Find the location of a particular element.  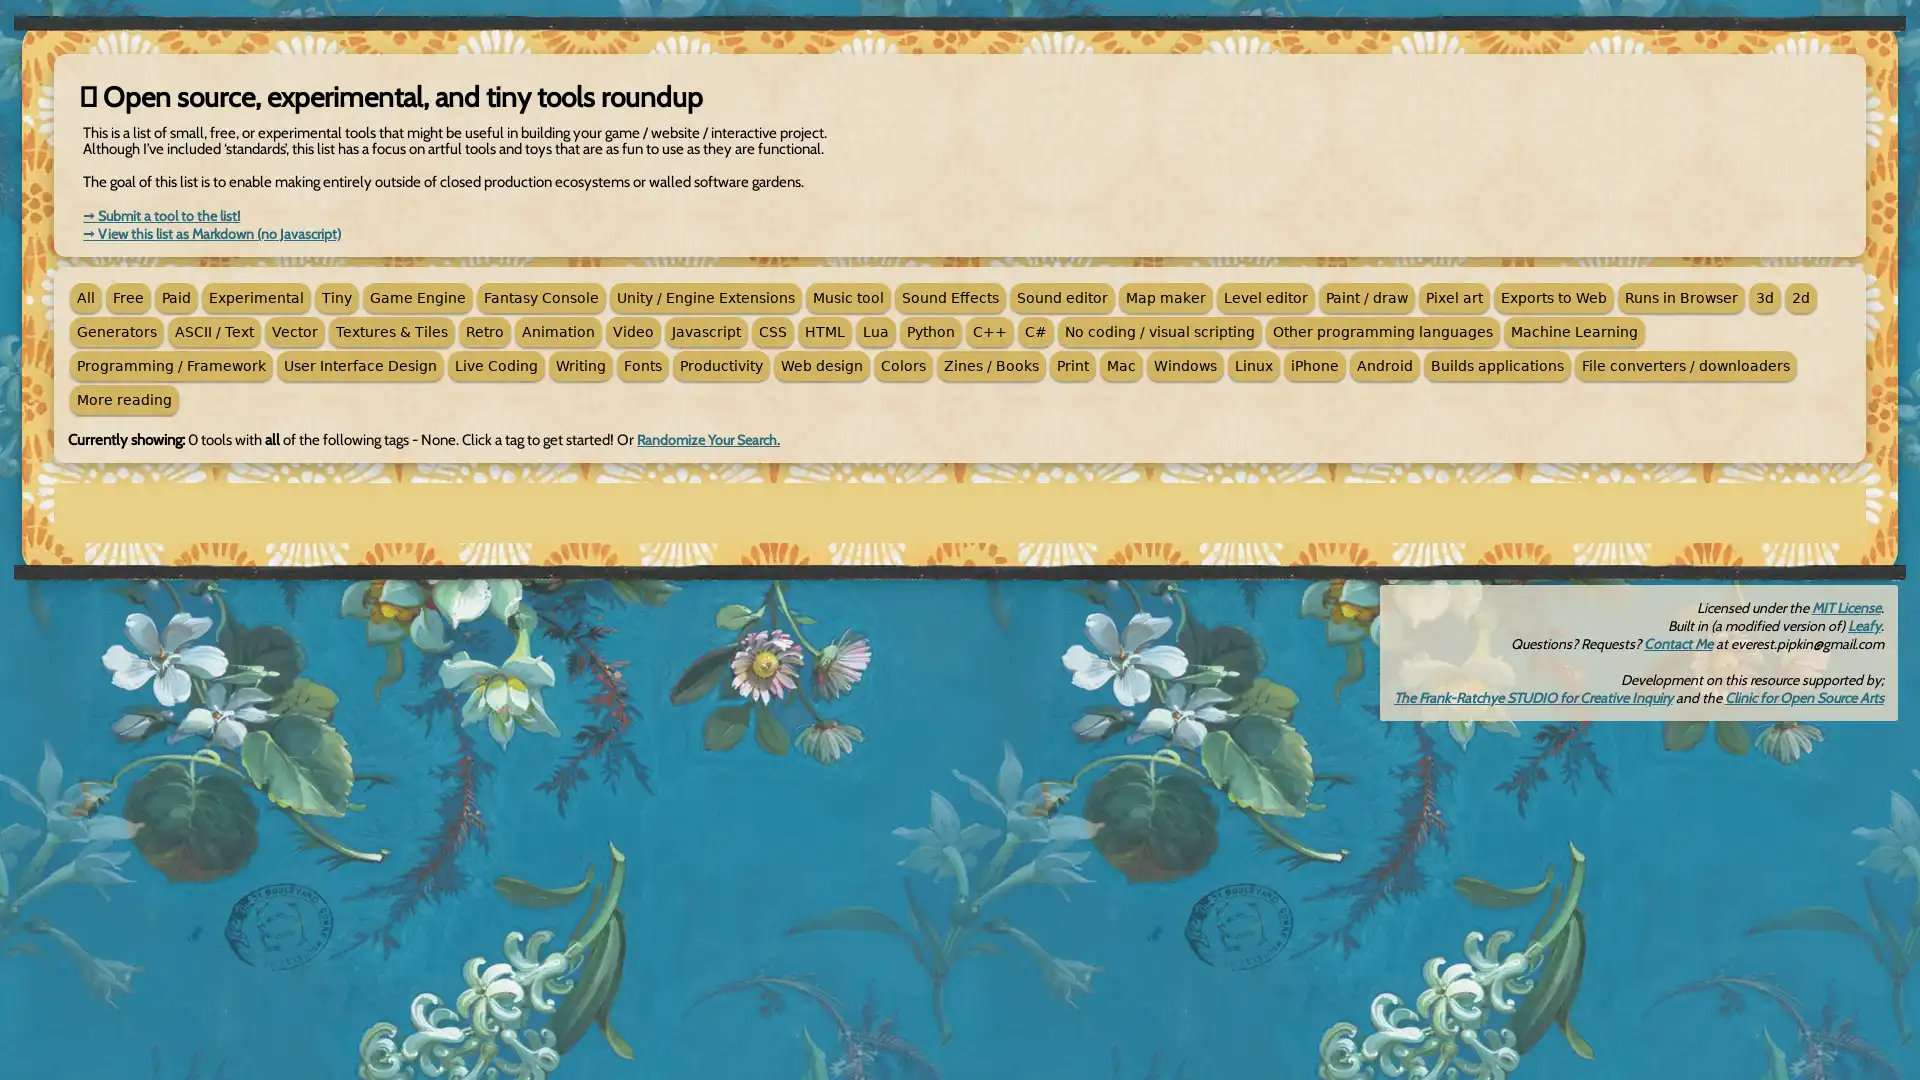

Animation is located at coordinates (558, 330).